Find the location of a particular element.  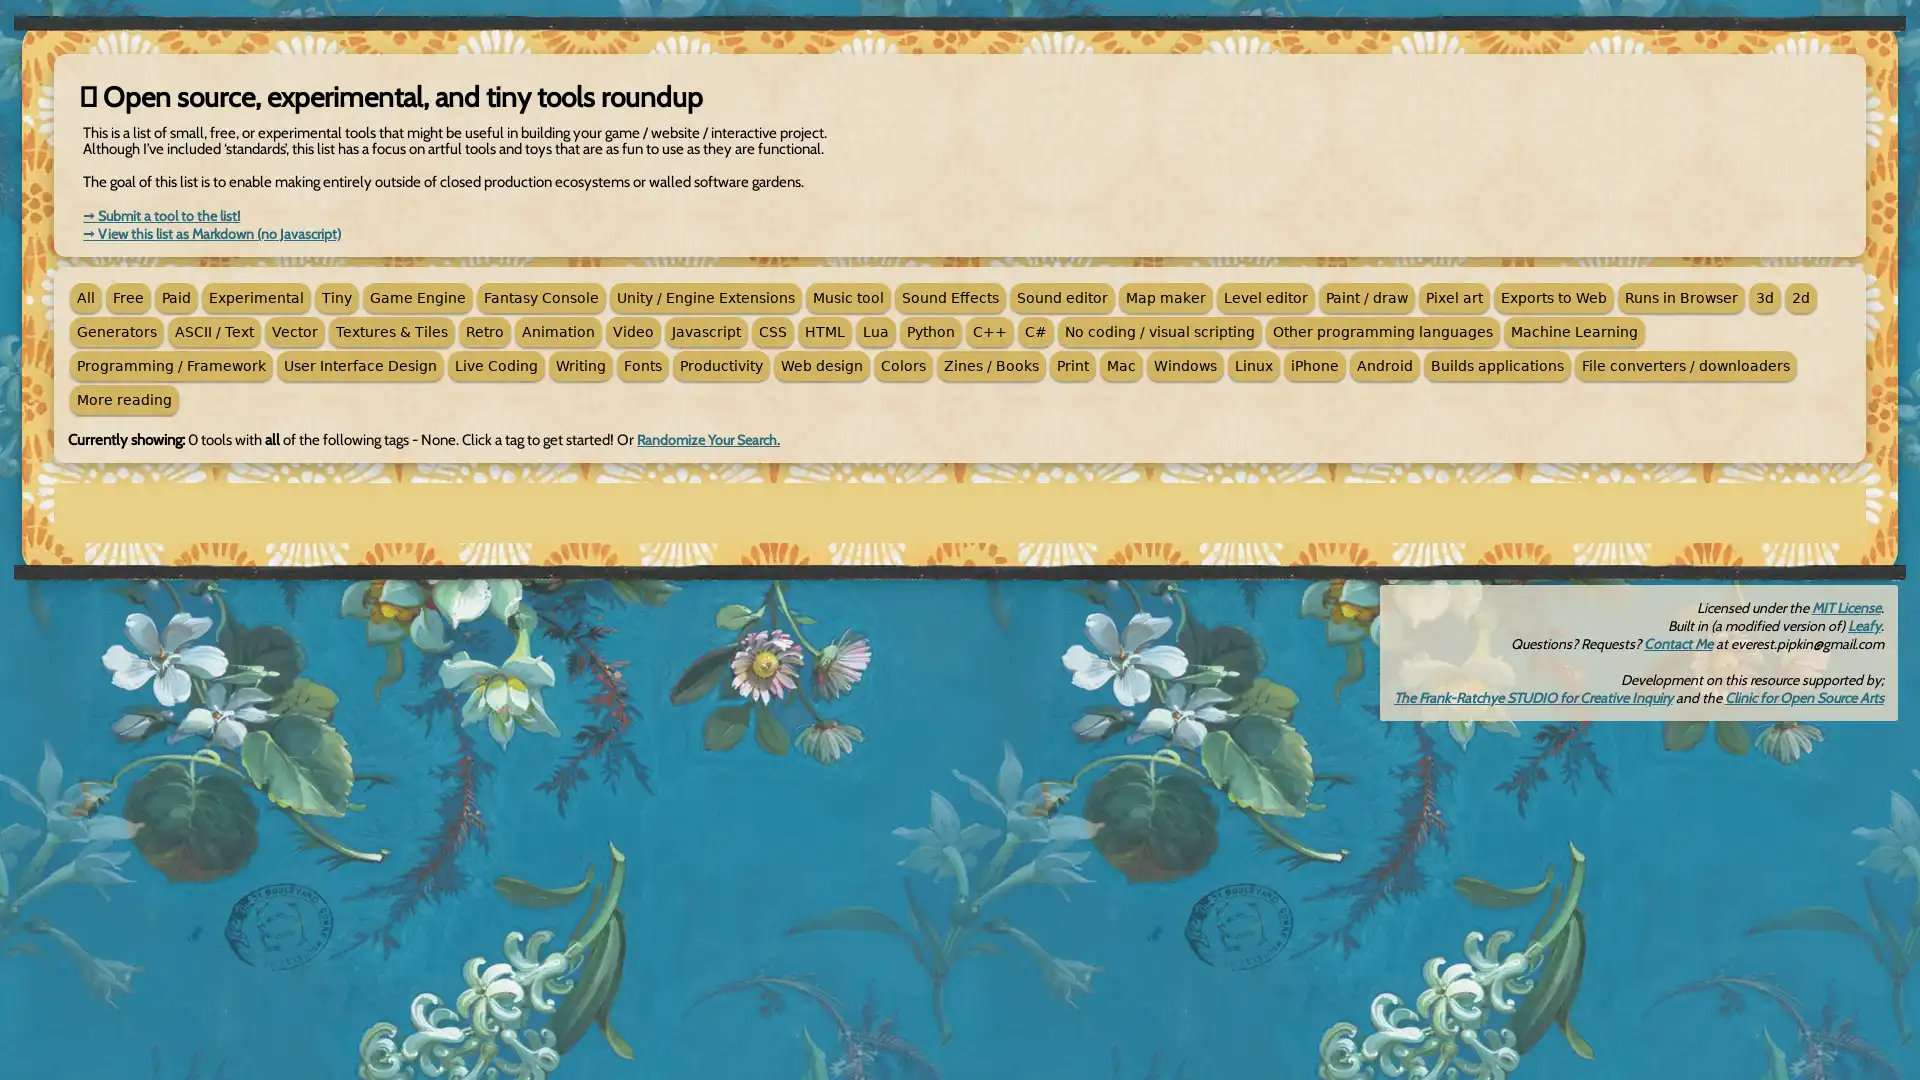

Animation is located at coordinates (558, 330).